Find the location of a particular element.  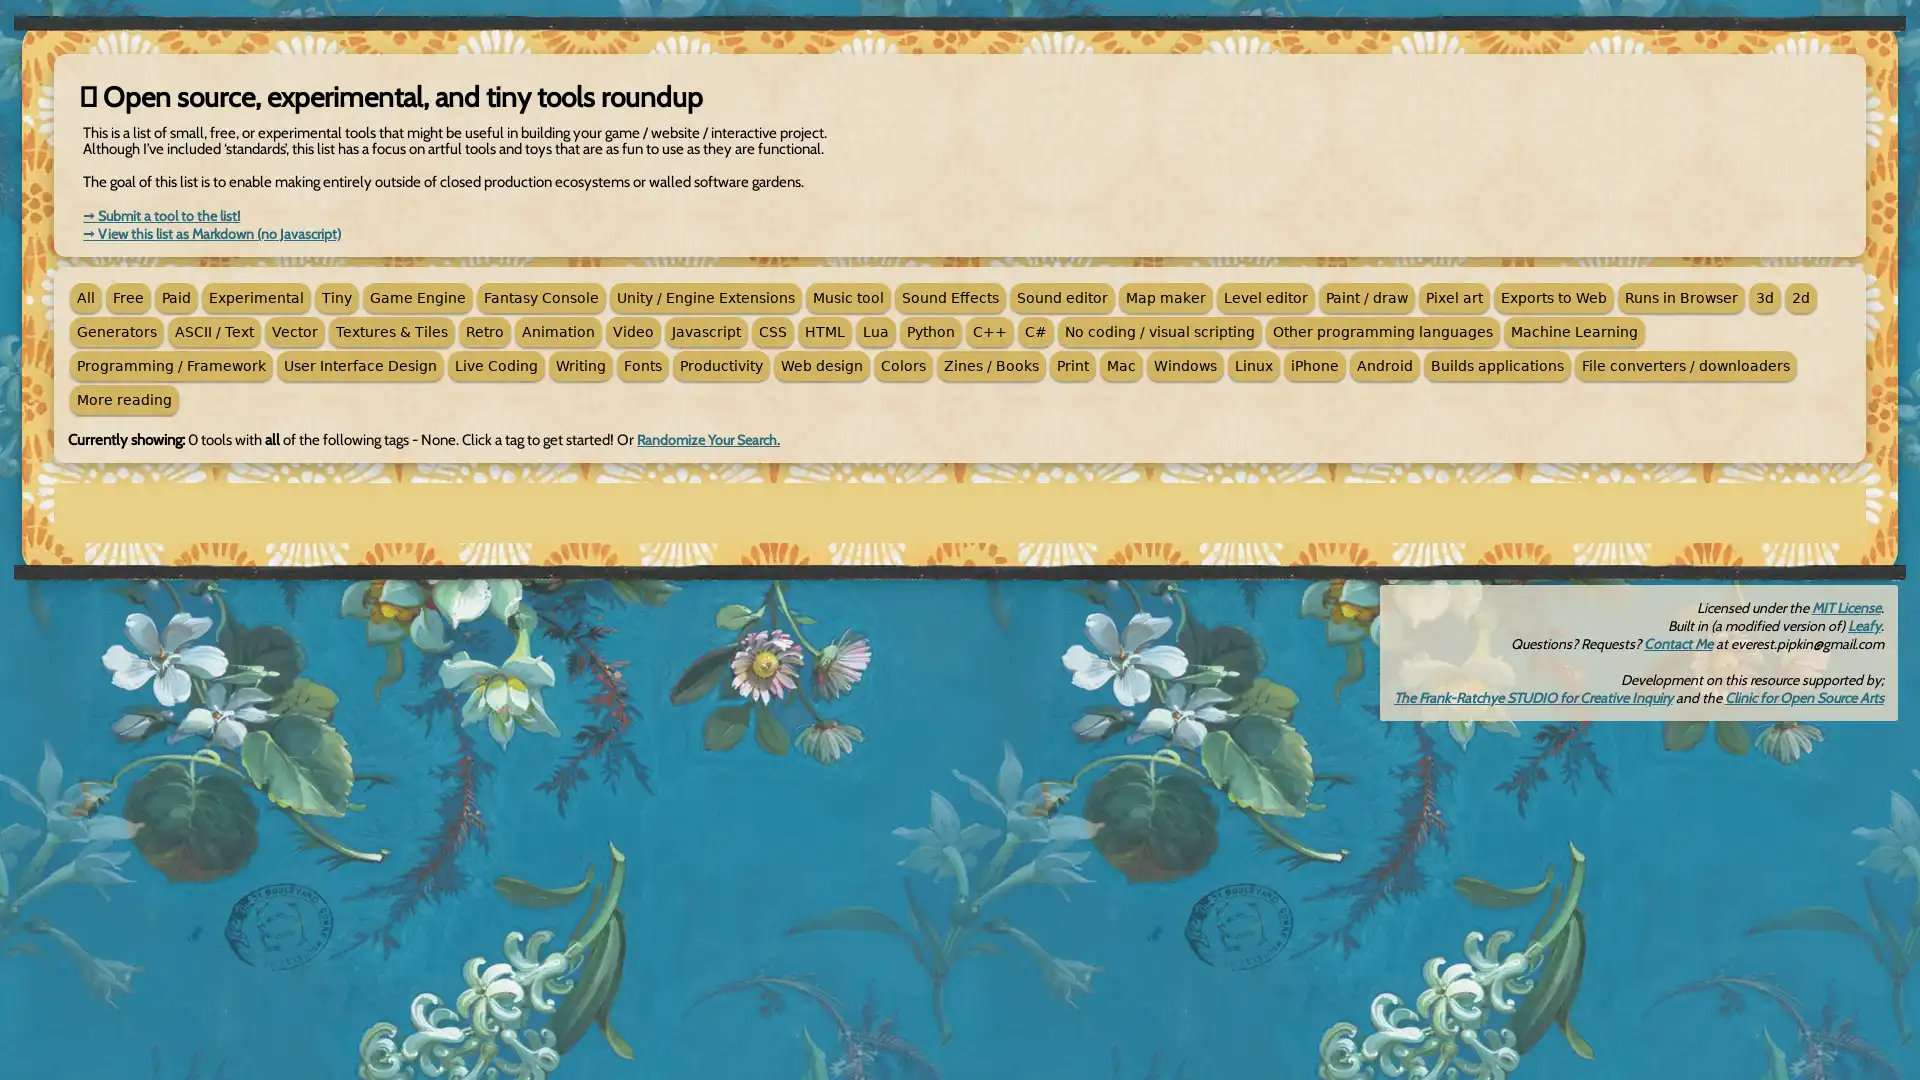

Animation is located at coordinates (558, 330).